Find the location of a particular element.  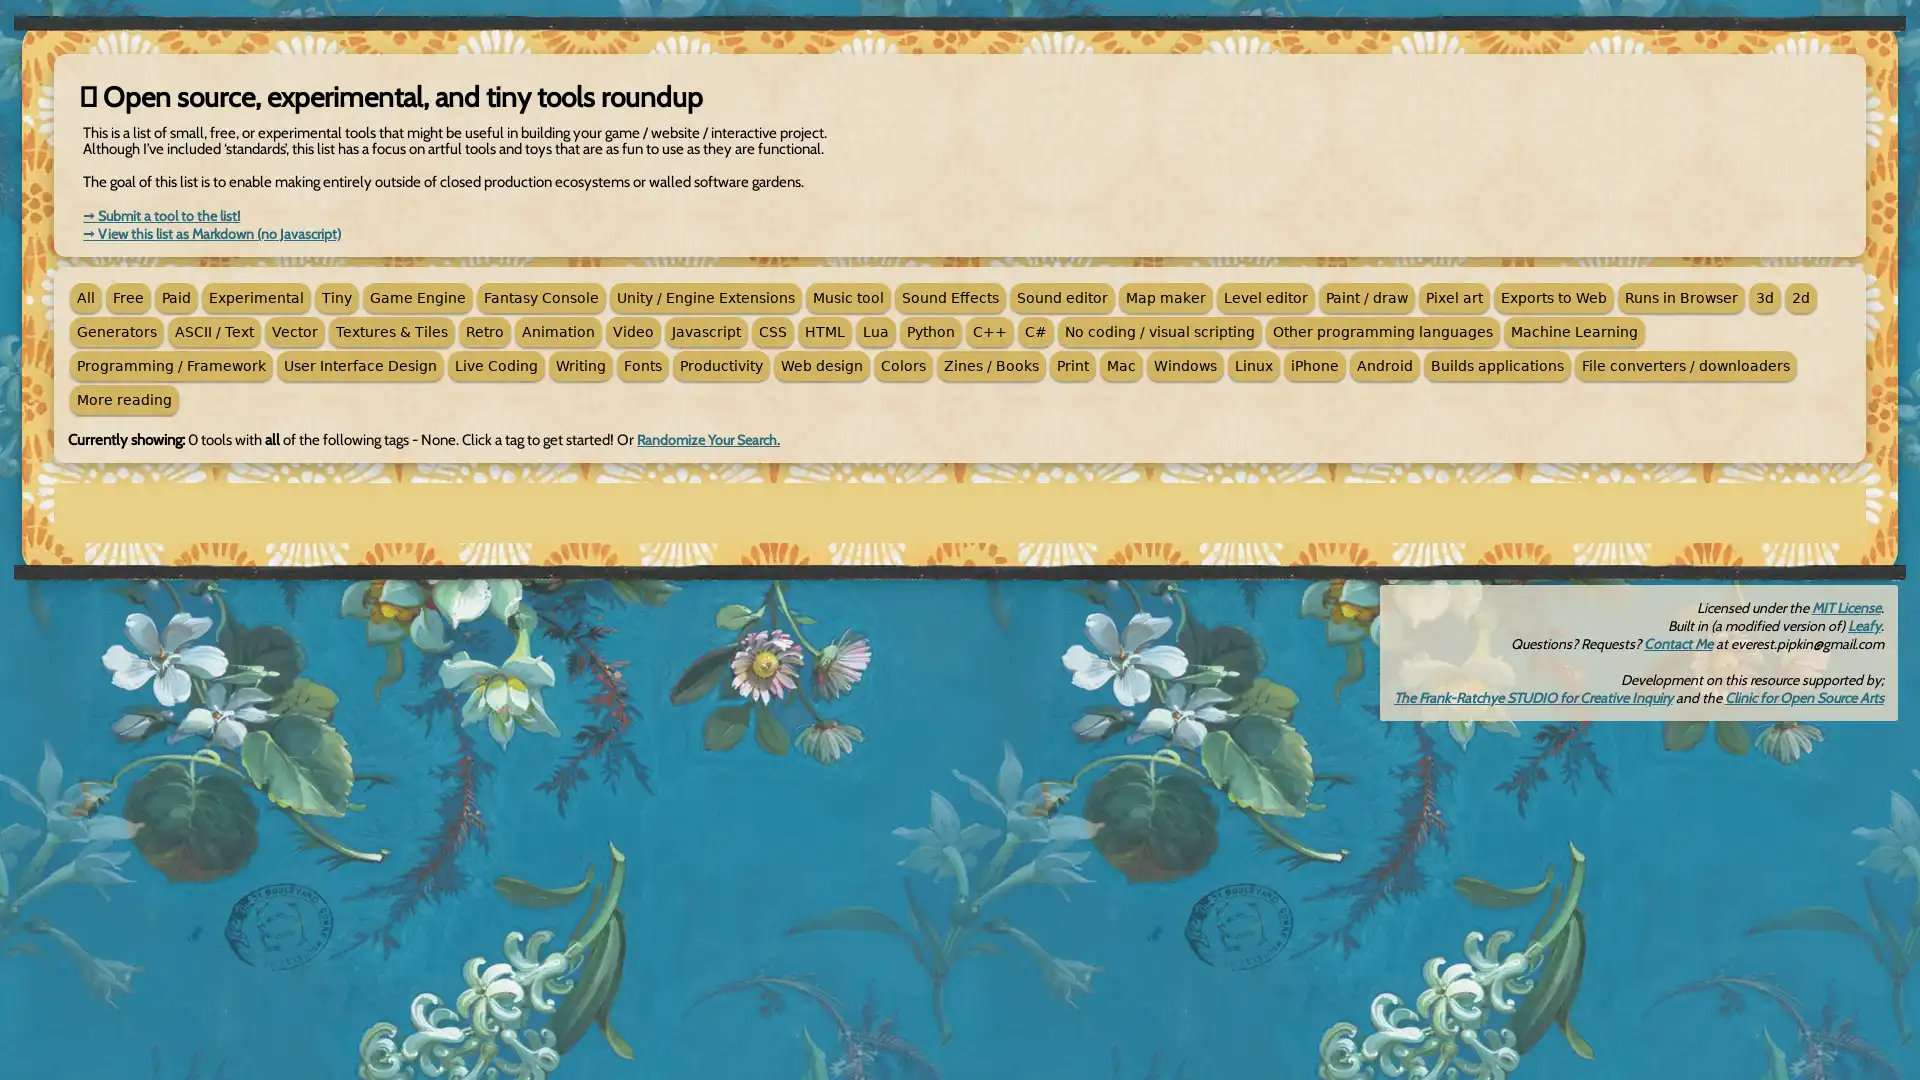

Animation is located at coordinates (558, 330).